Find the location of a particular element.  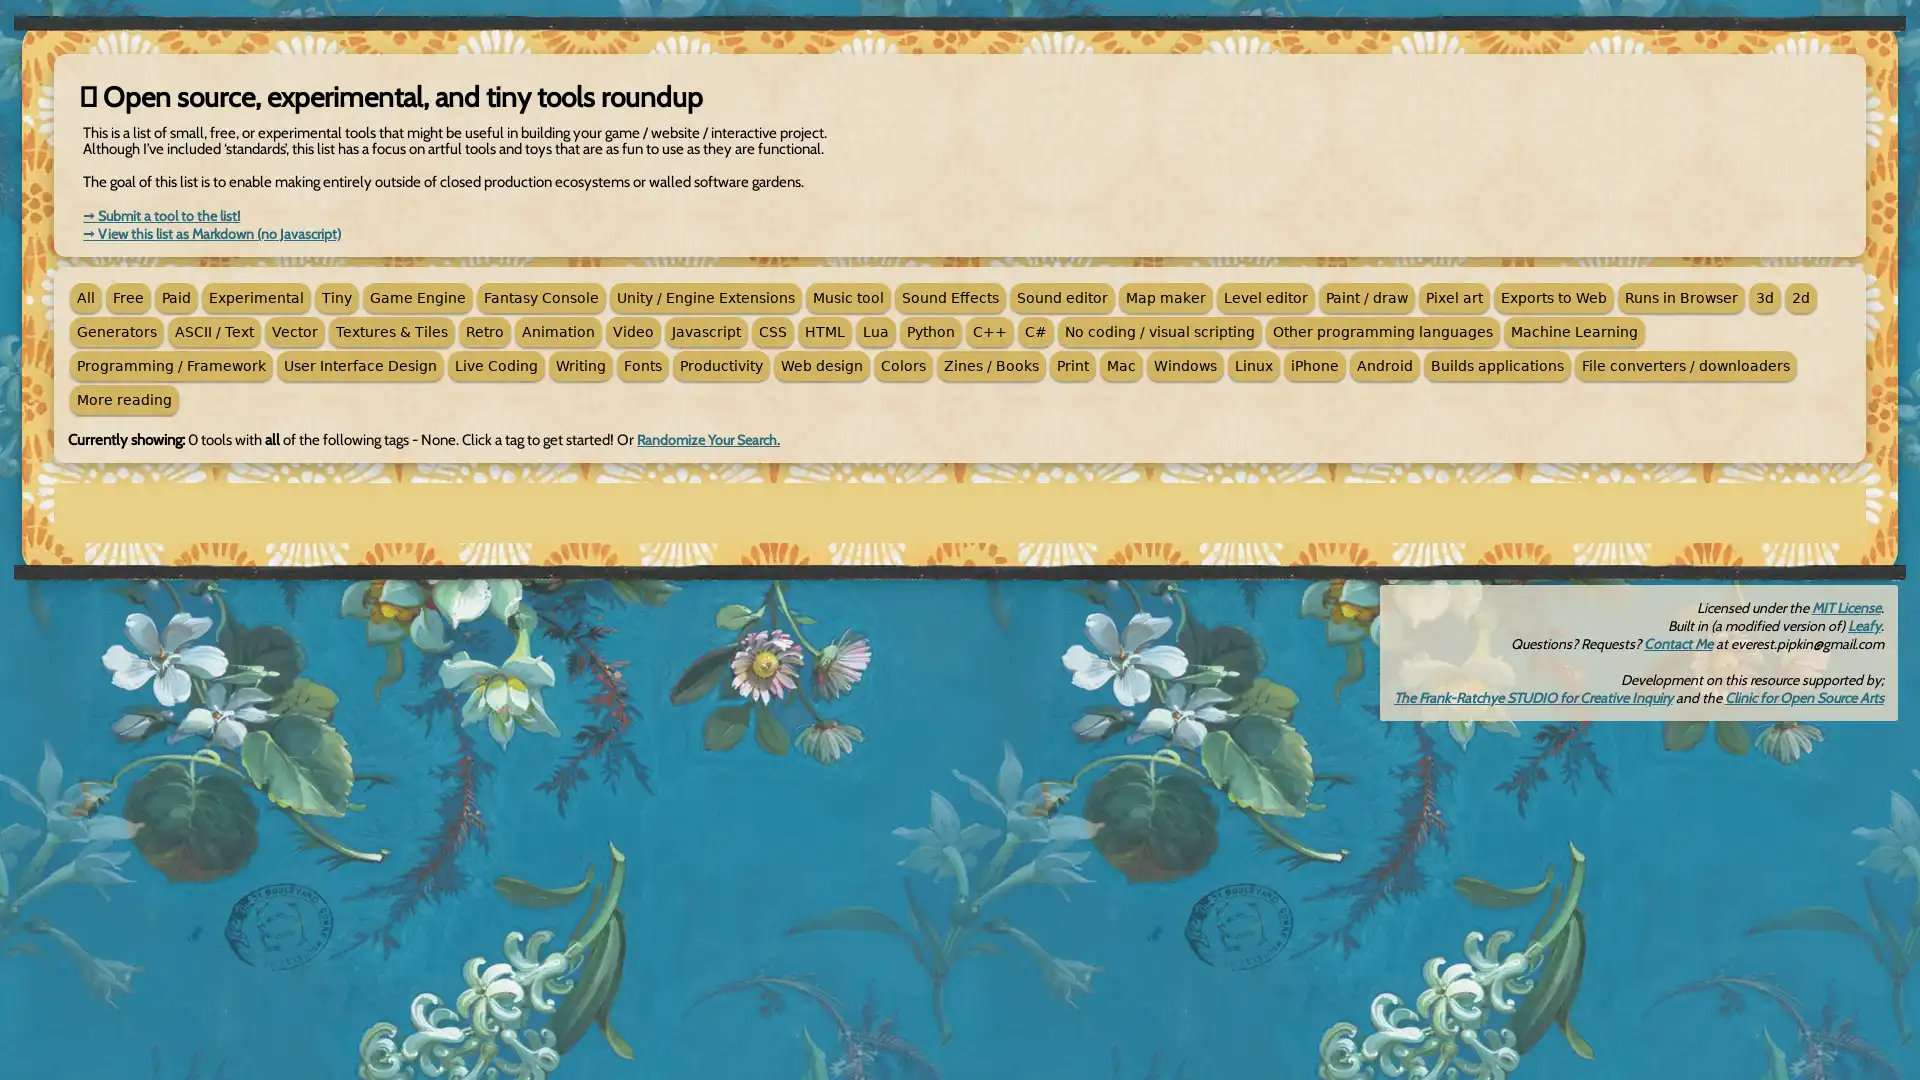

Animation is located at coordinates (558, 330).